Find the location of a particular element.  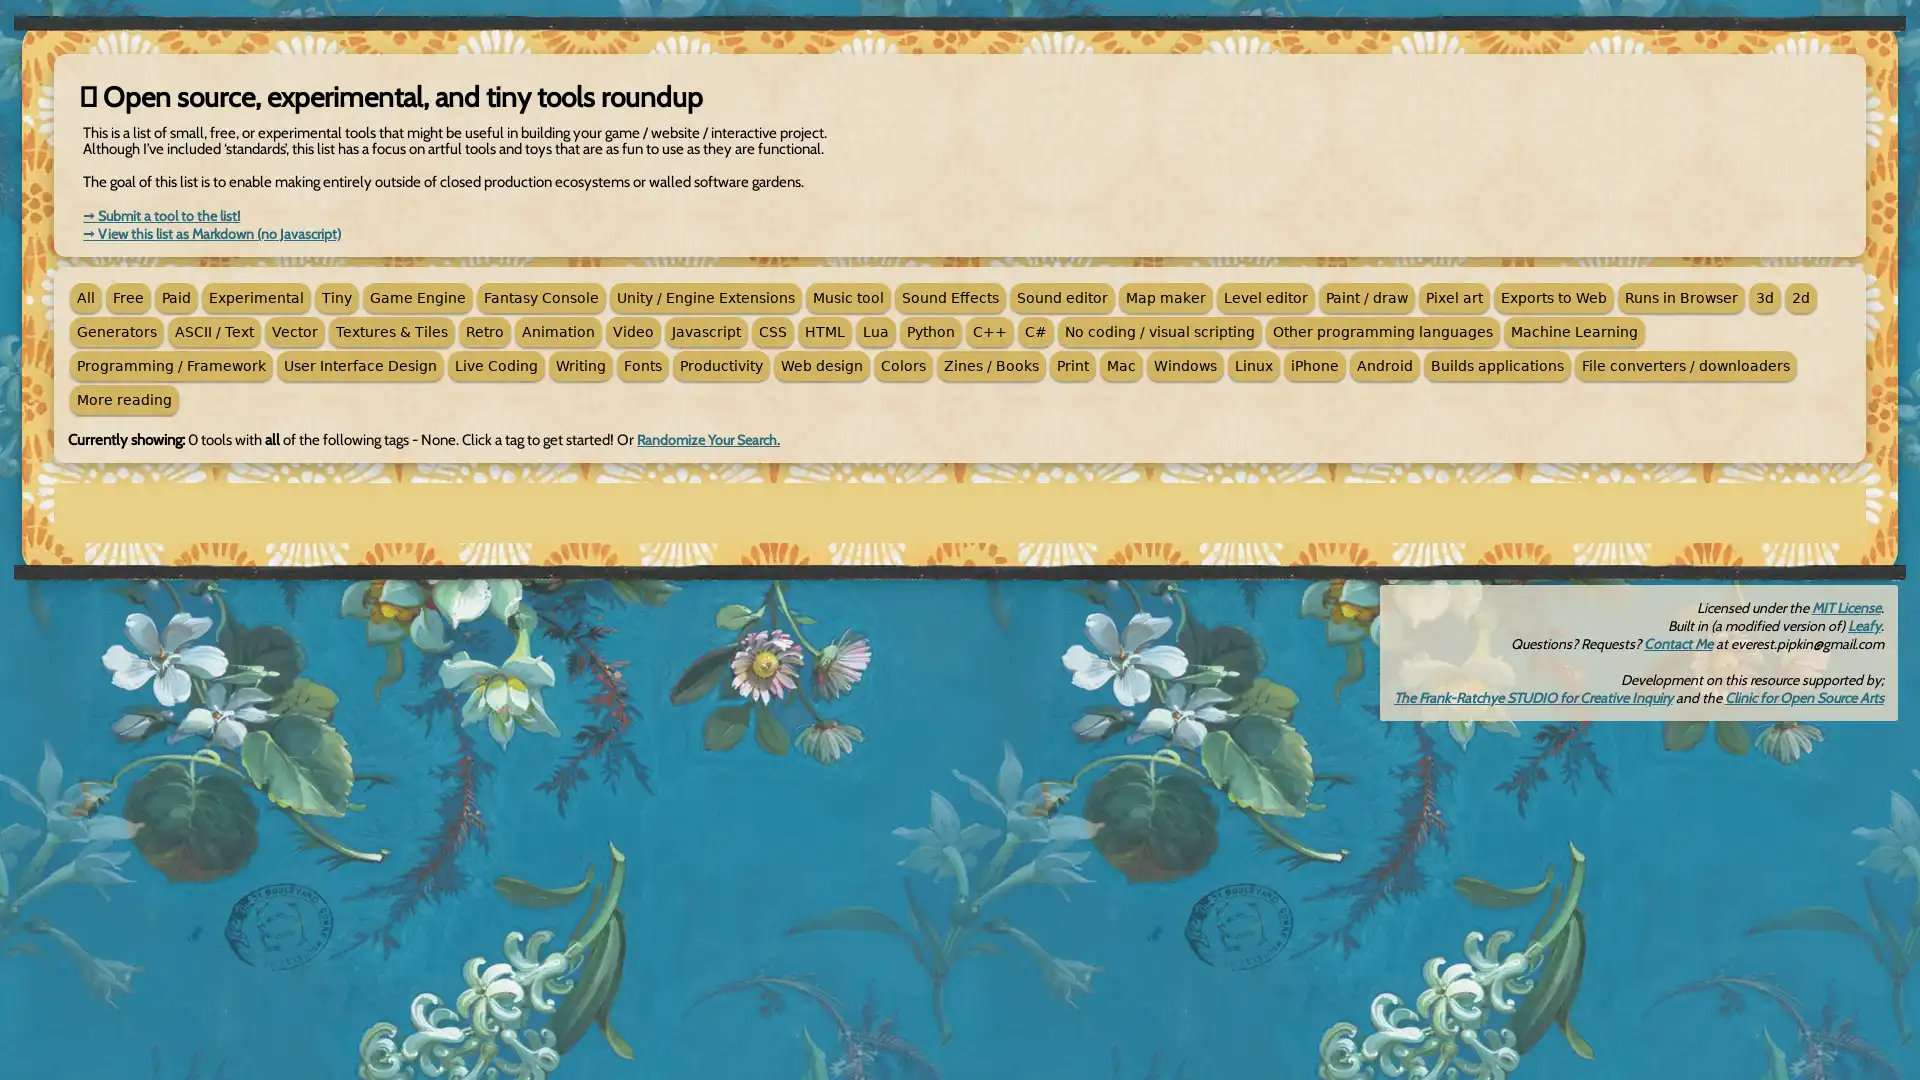

Animation is located at coordinates (558, 330).